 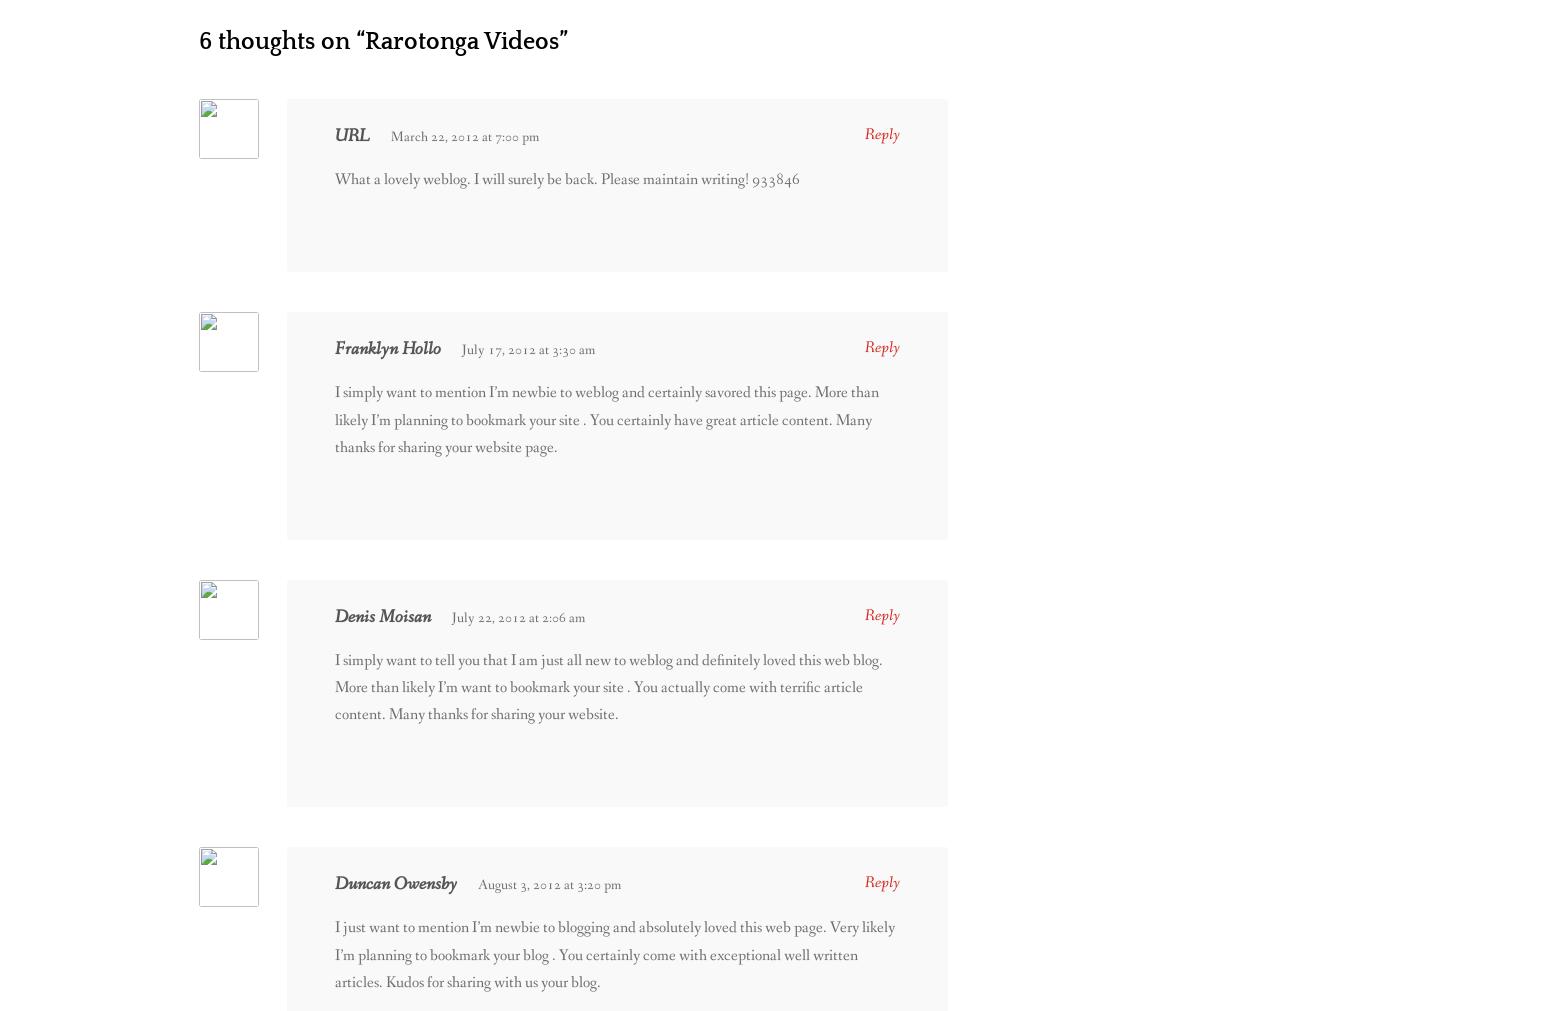 What do you see at coordinates (333, 179) in the screenshot?
I see `'What a lovely weblog. I will surely be back. Please maintain writing! 933846'` at bounding box center [333, 179].